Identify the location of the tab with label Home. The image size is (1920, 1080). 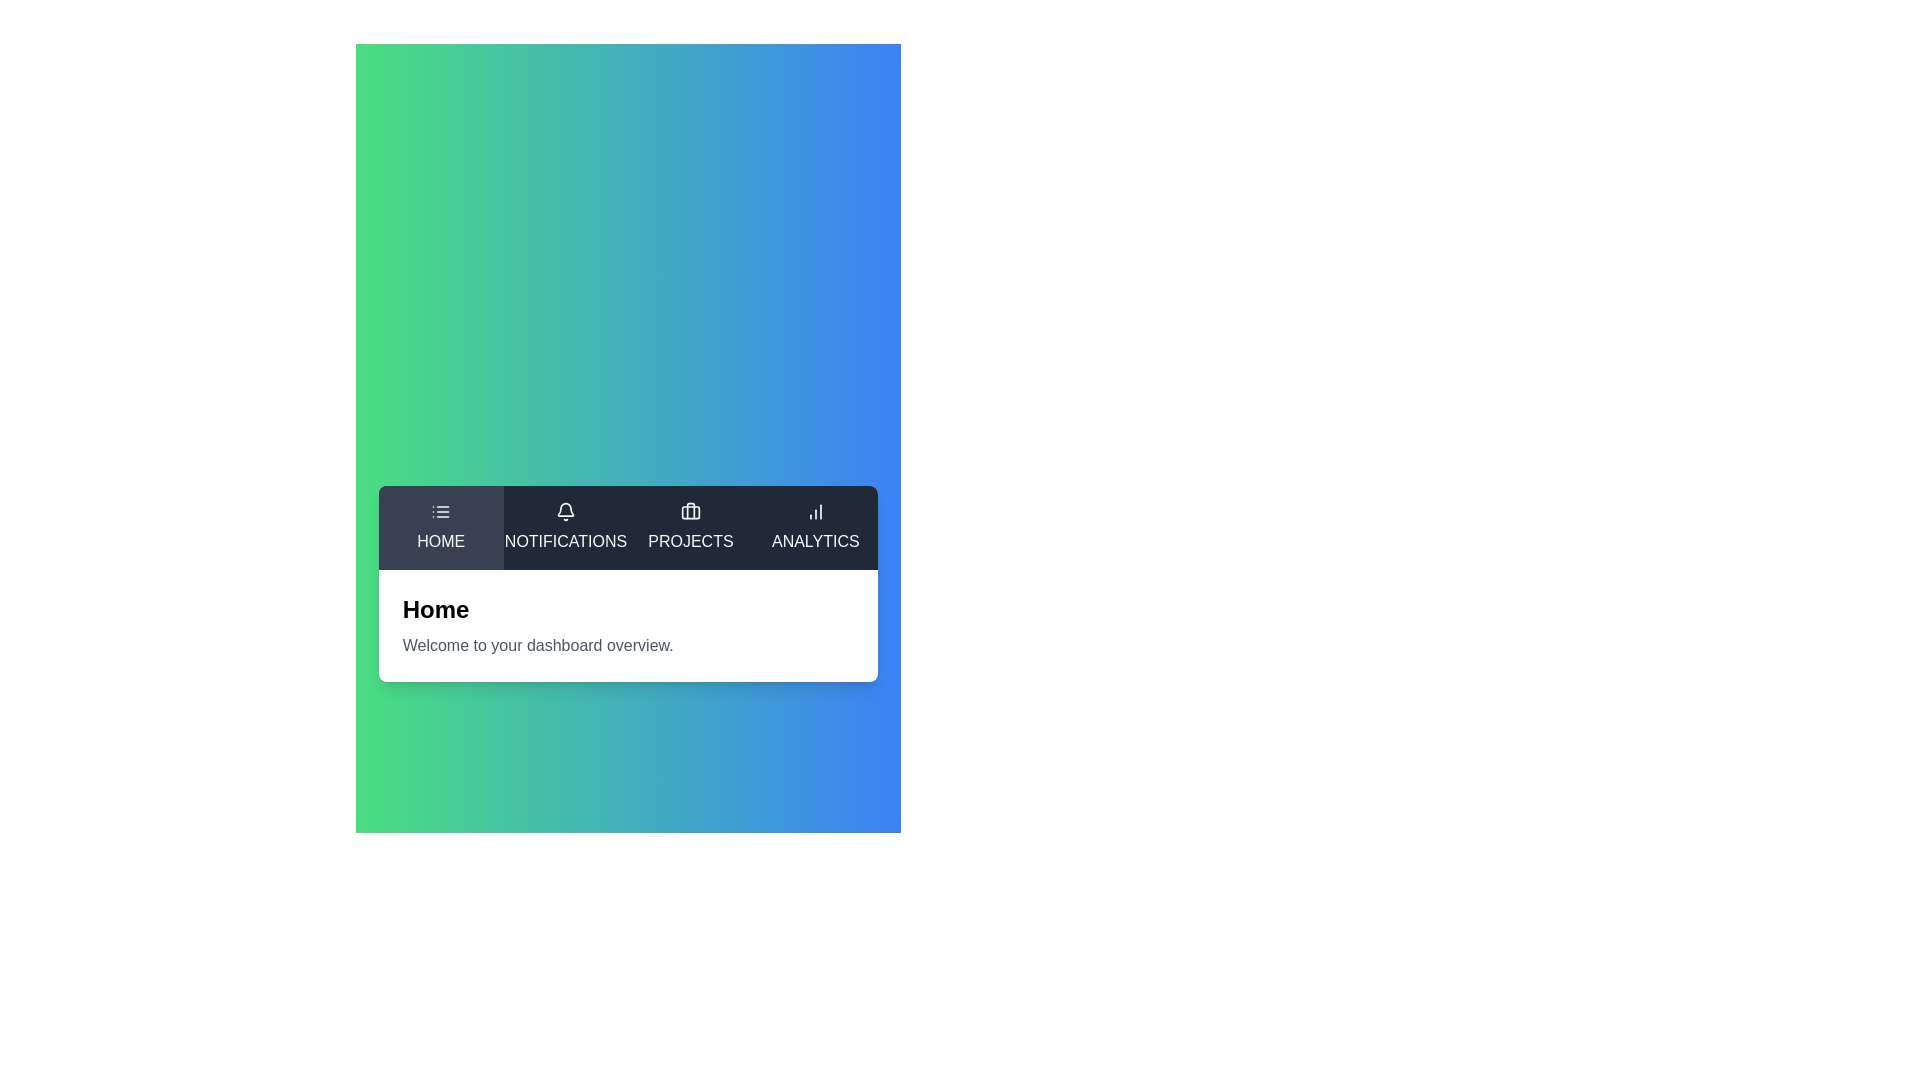
(440, 527).